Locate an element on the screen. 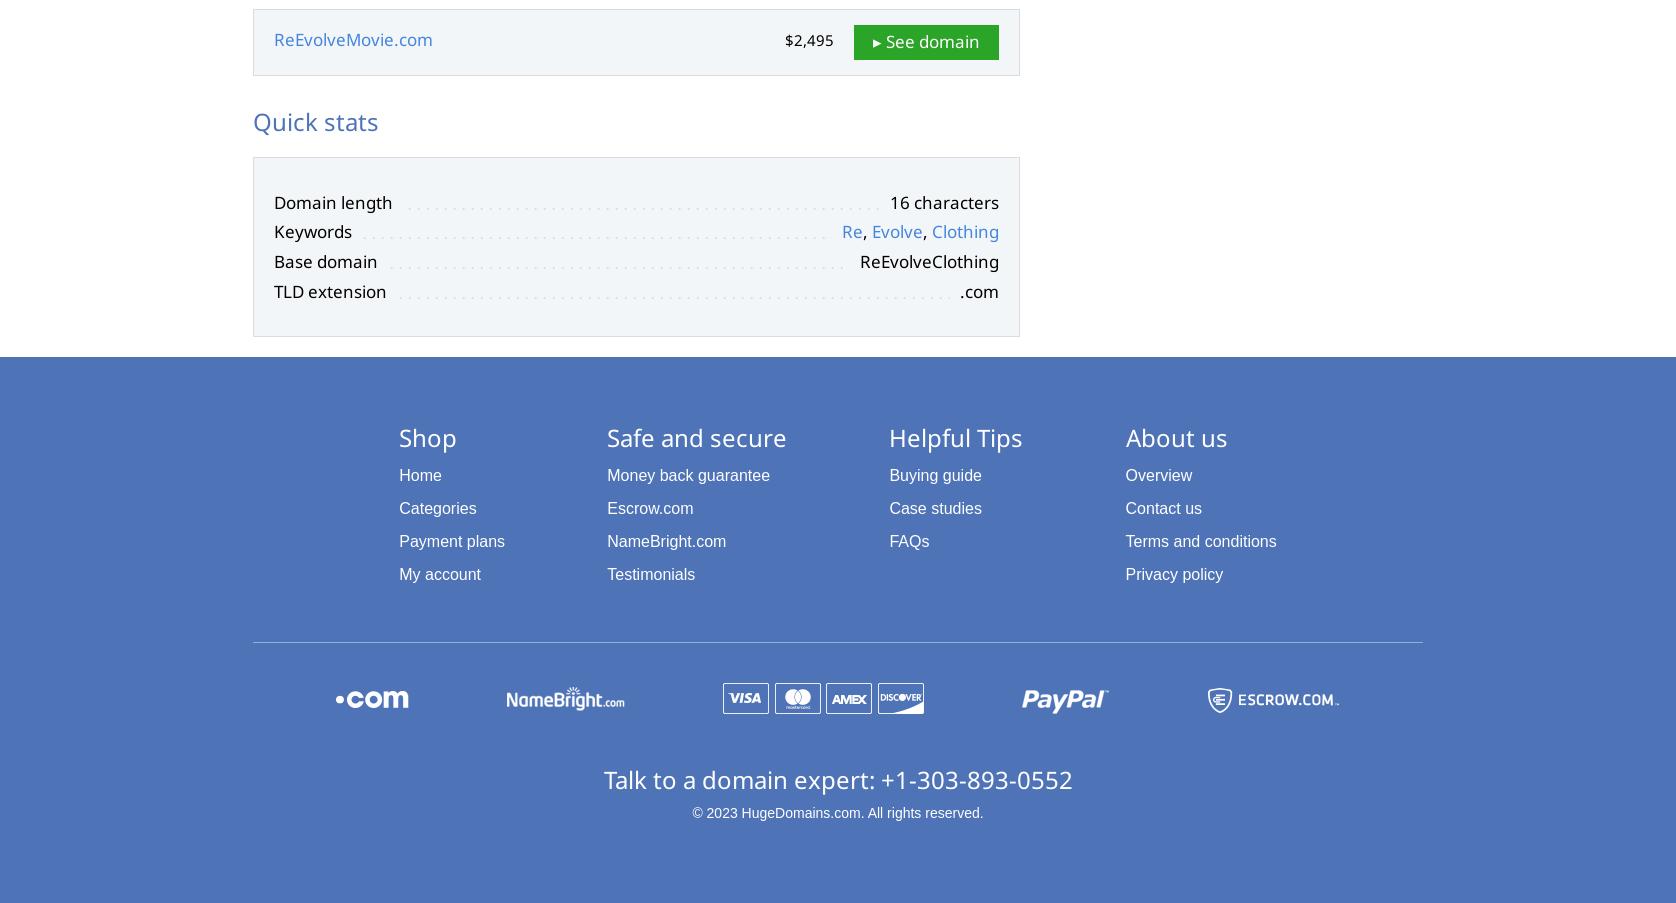 This screenshot has height=903, width=1676. '$2,495' is located at coordinates (808, 39).